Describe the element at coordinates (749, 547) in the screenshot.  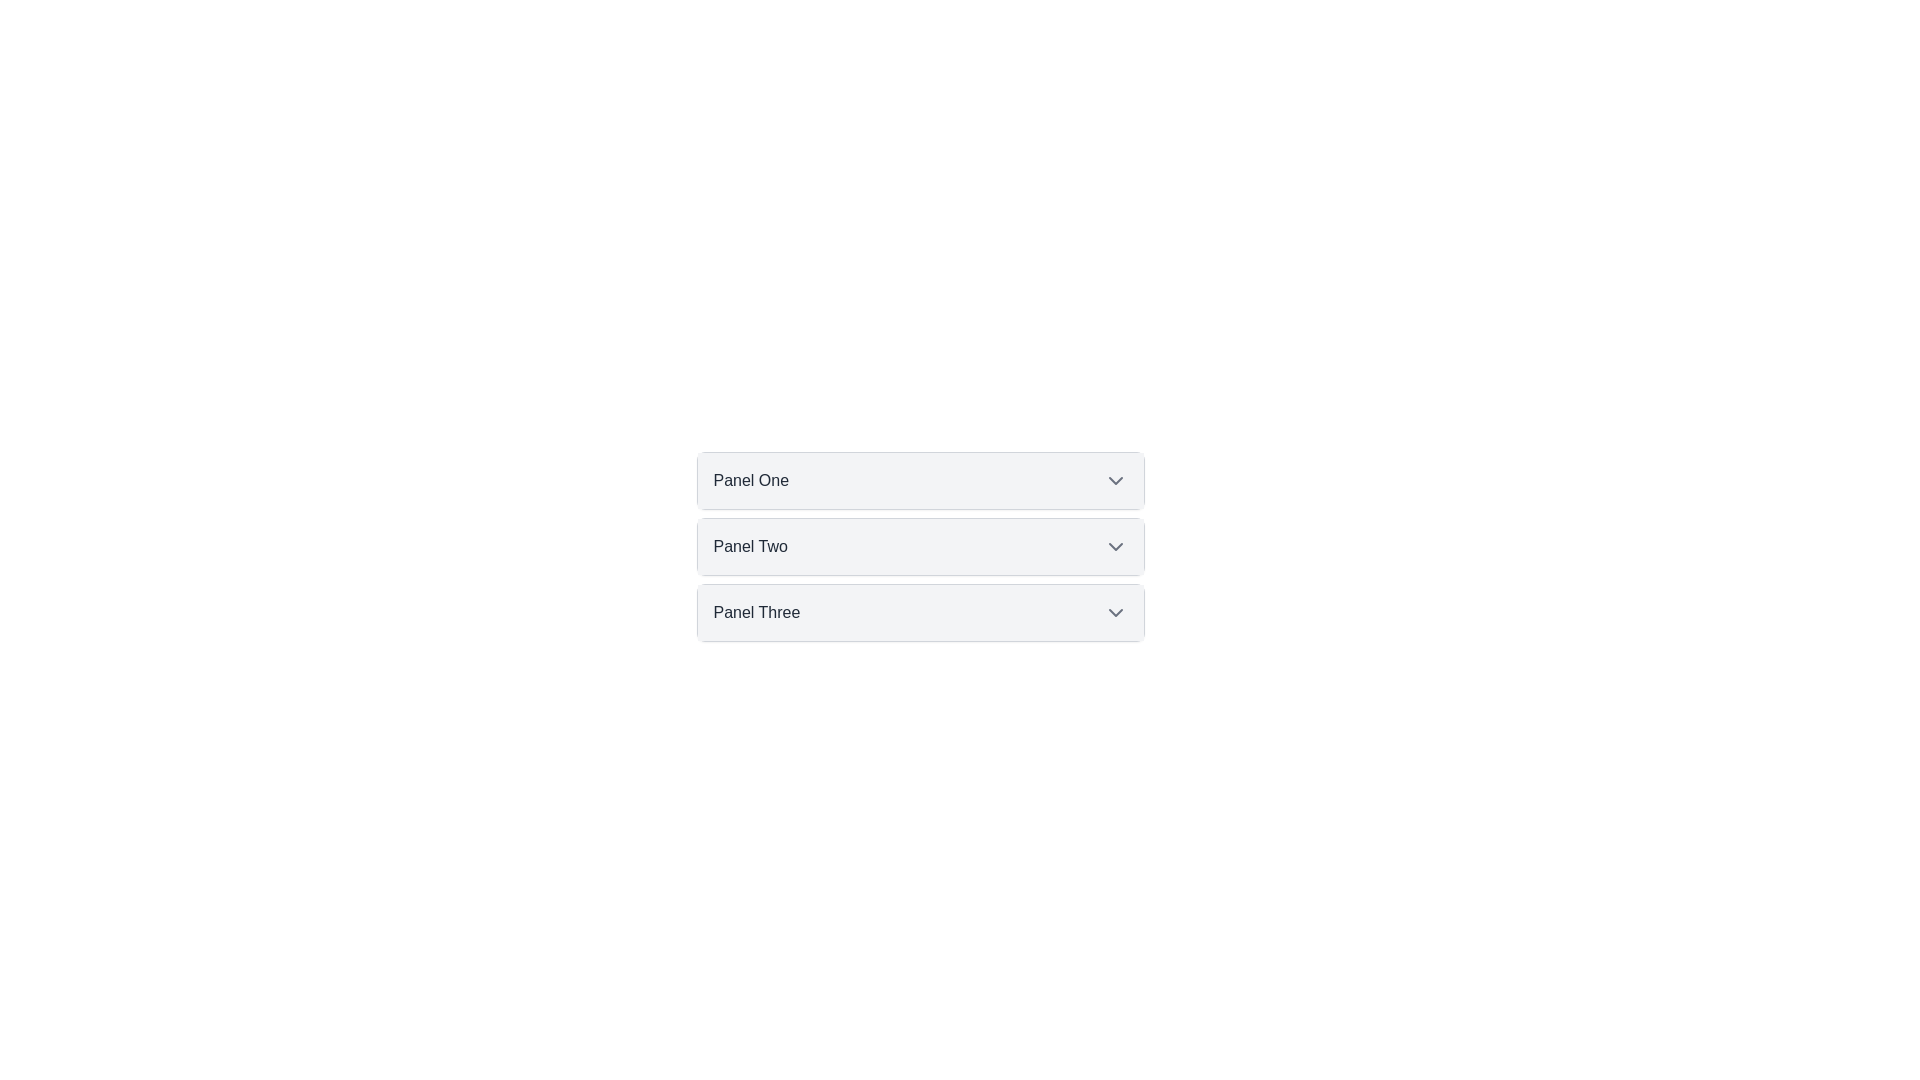
I see `the 'Panel Two' text label` at that location.